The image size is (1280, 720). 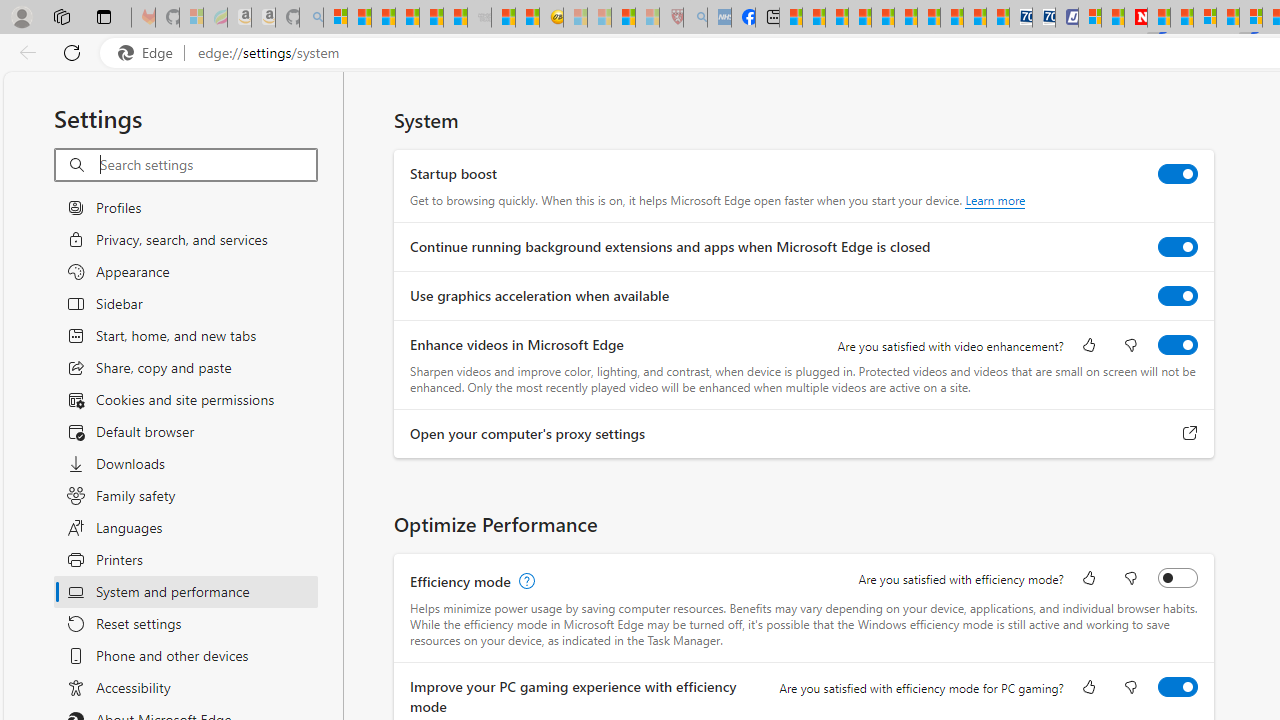 What do you see at coordinates (208, 164) in the screenshot?
I see `'Search settings'` at bounding box center [208, 164].